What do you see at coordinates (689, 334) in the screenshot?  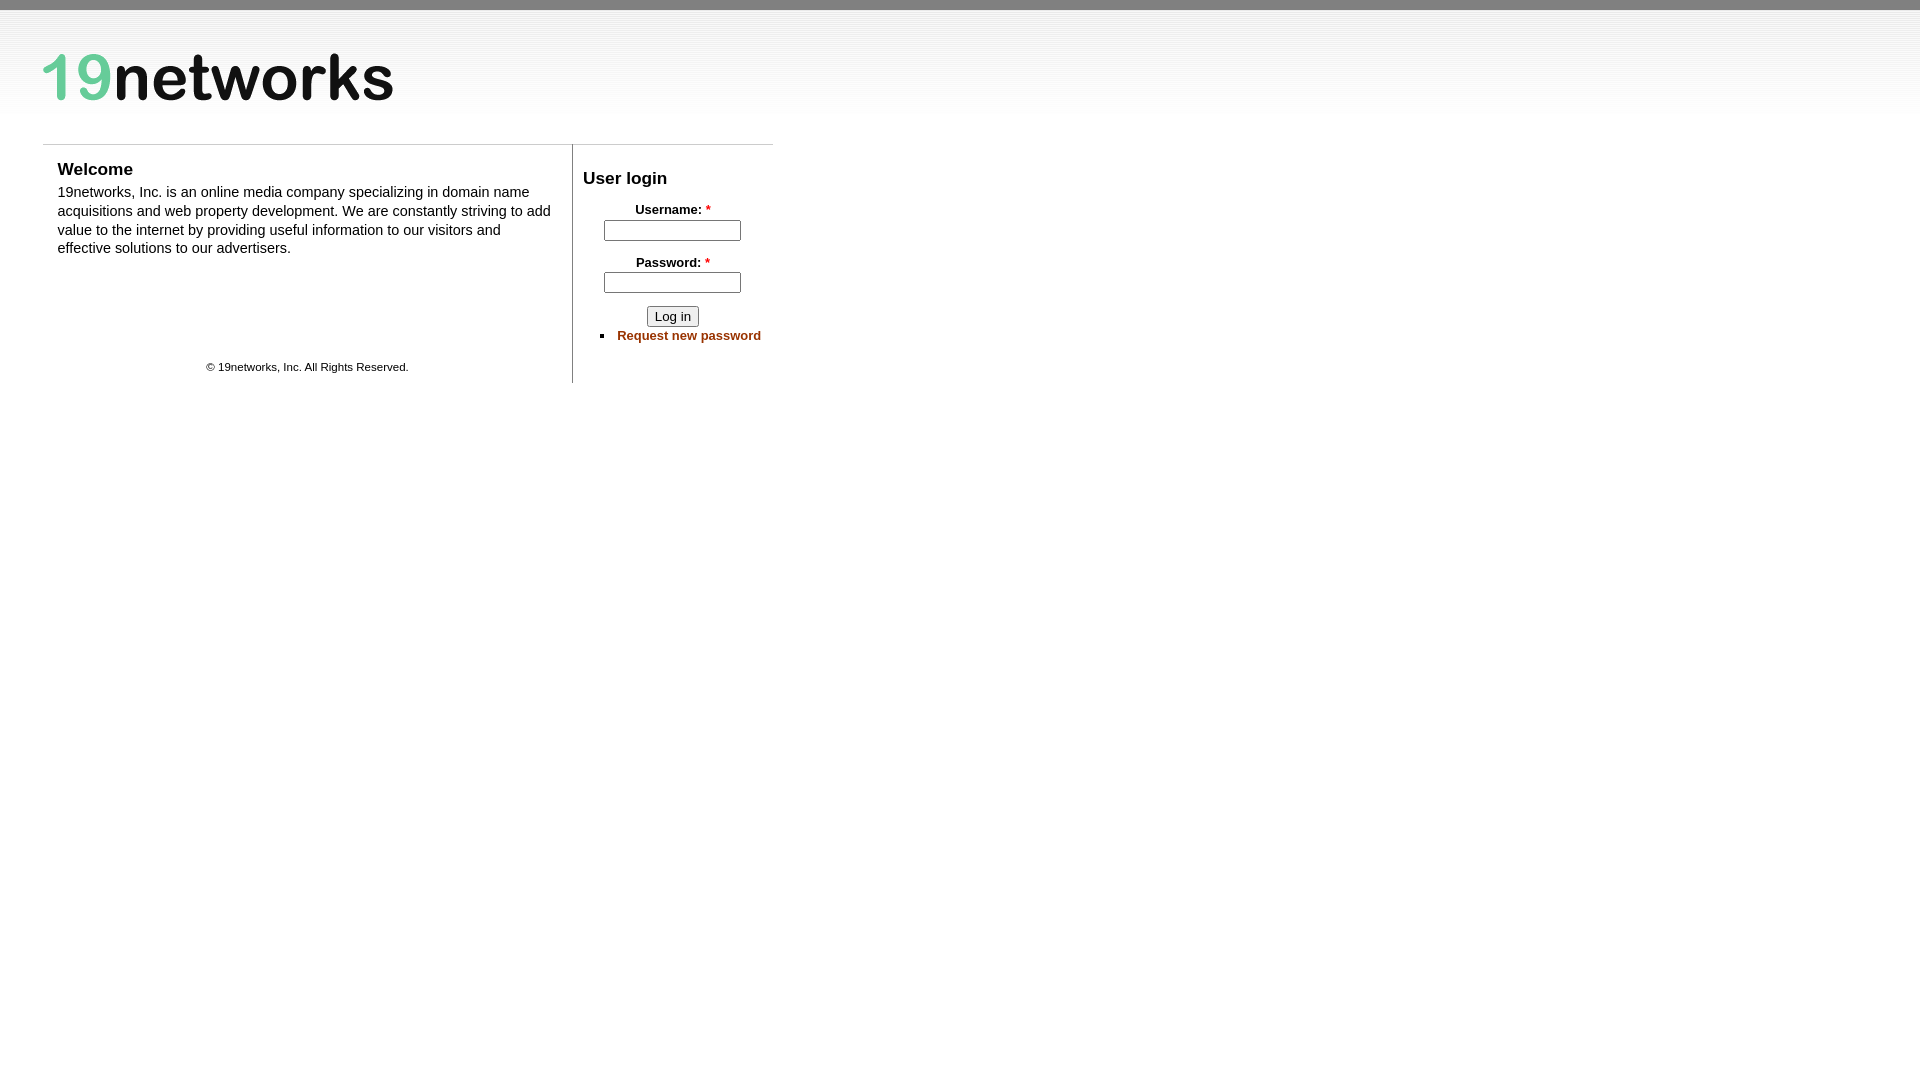 I see `'Request new password'` at bounding box center [689, 334].